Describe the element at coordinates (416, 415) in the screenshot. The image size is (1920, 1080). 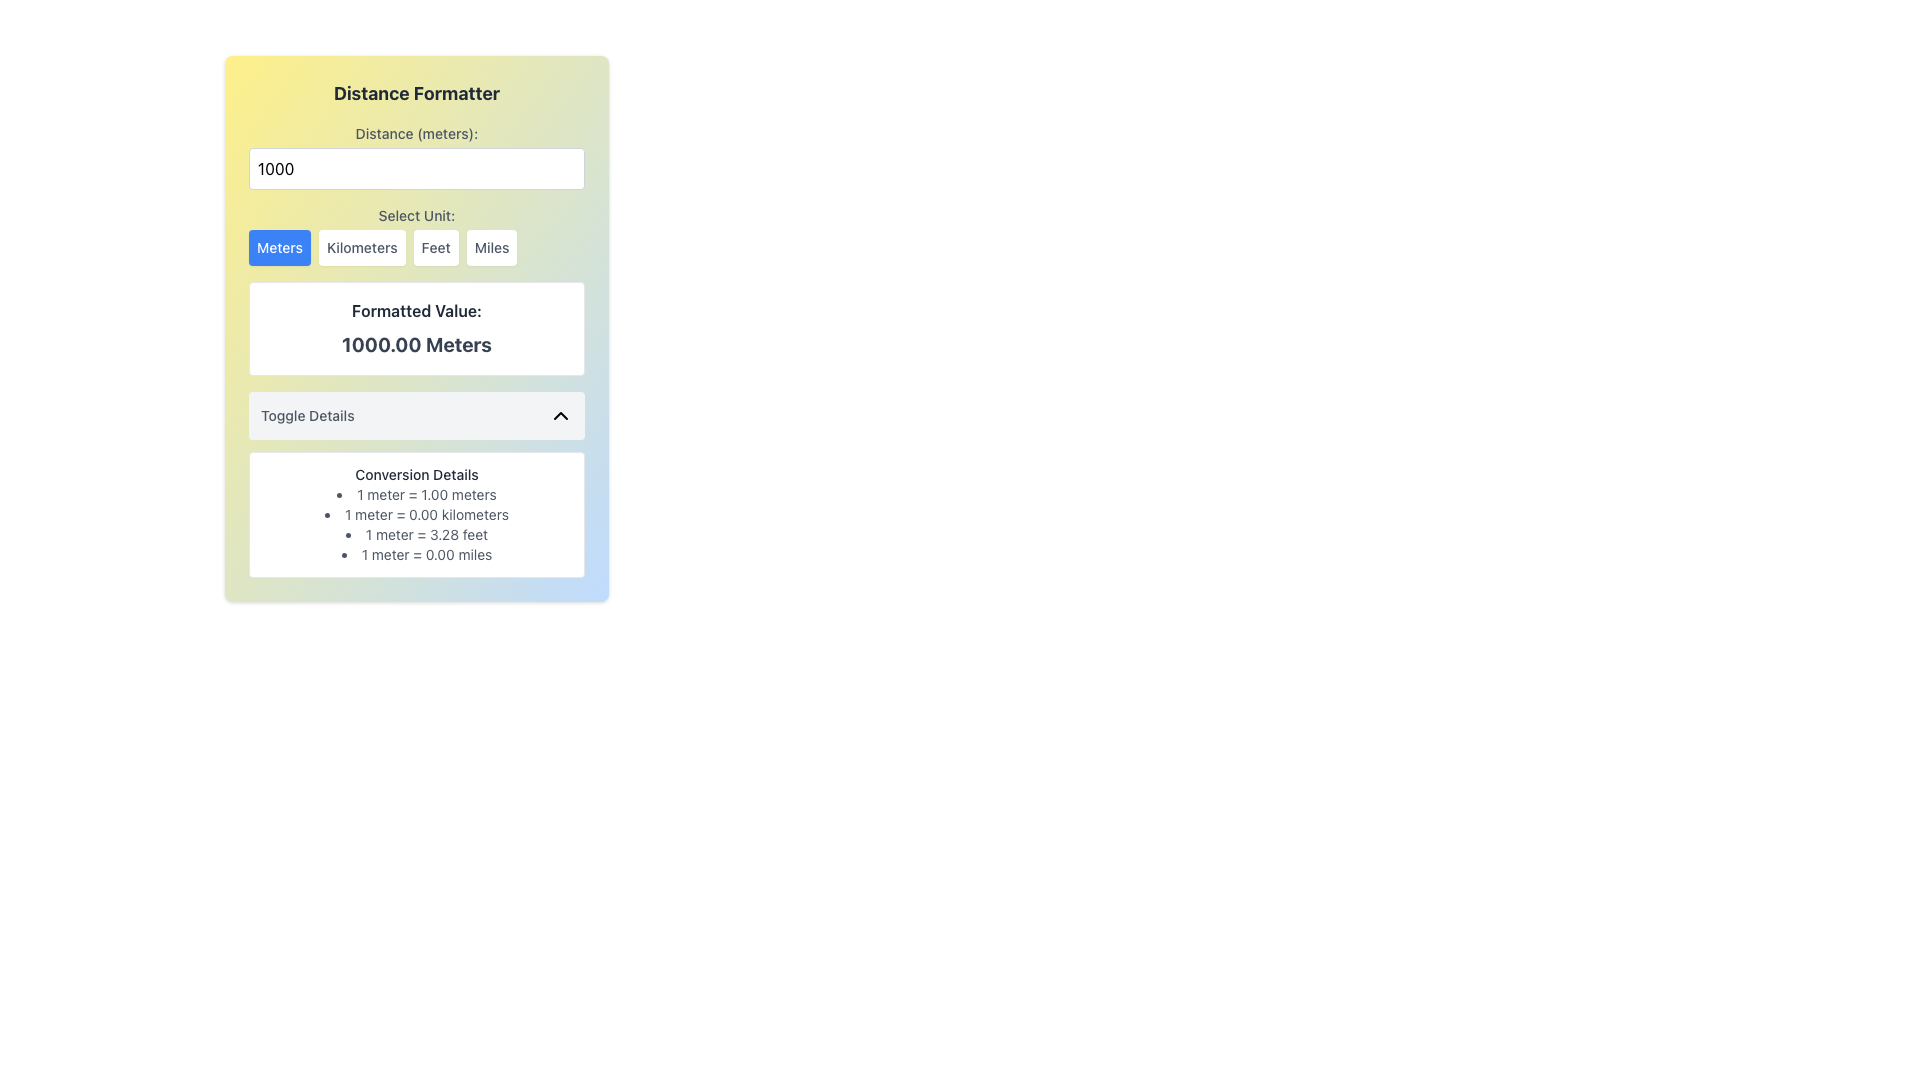
I see `the toggle button that shows or hides the 'Conversion Details' section located between the 'Formatted Value' section and the expandable content` at that location.